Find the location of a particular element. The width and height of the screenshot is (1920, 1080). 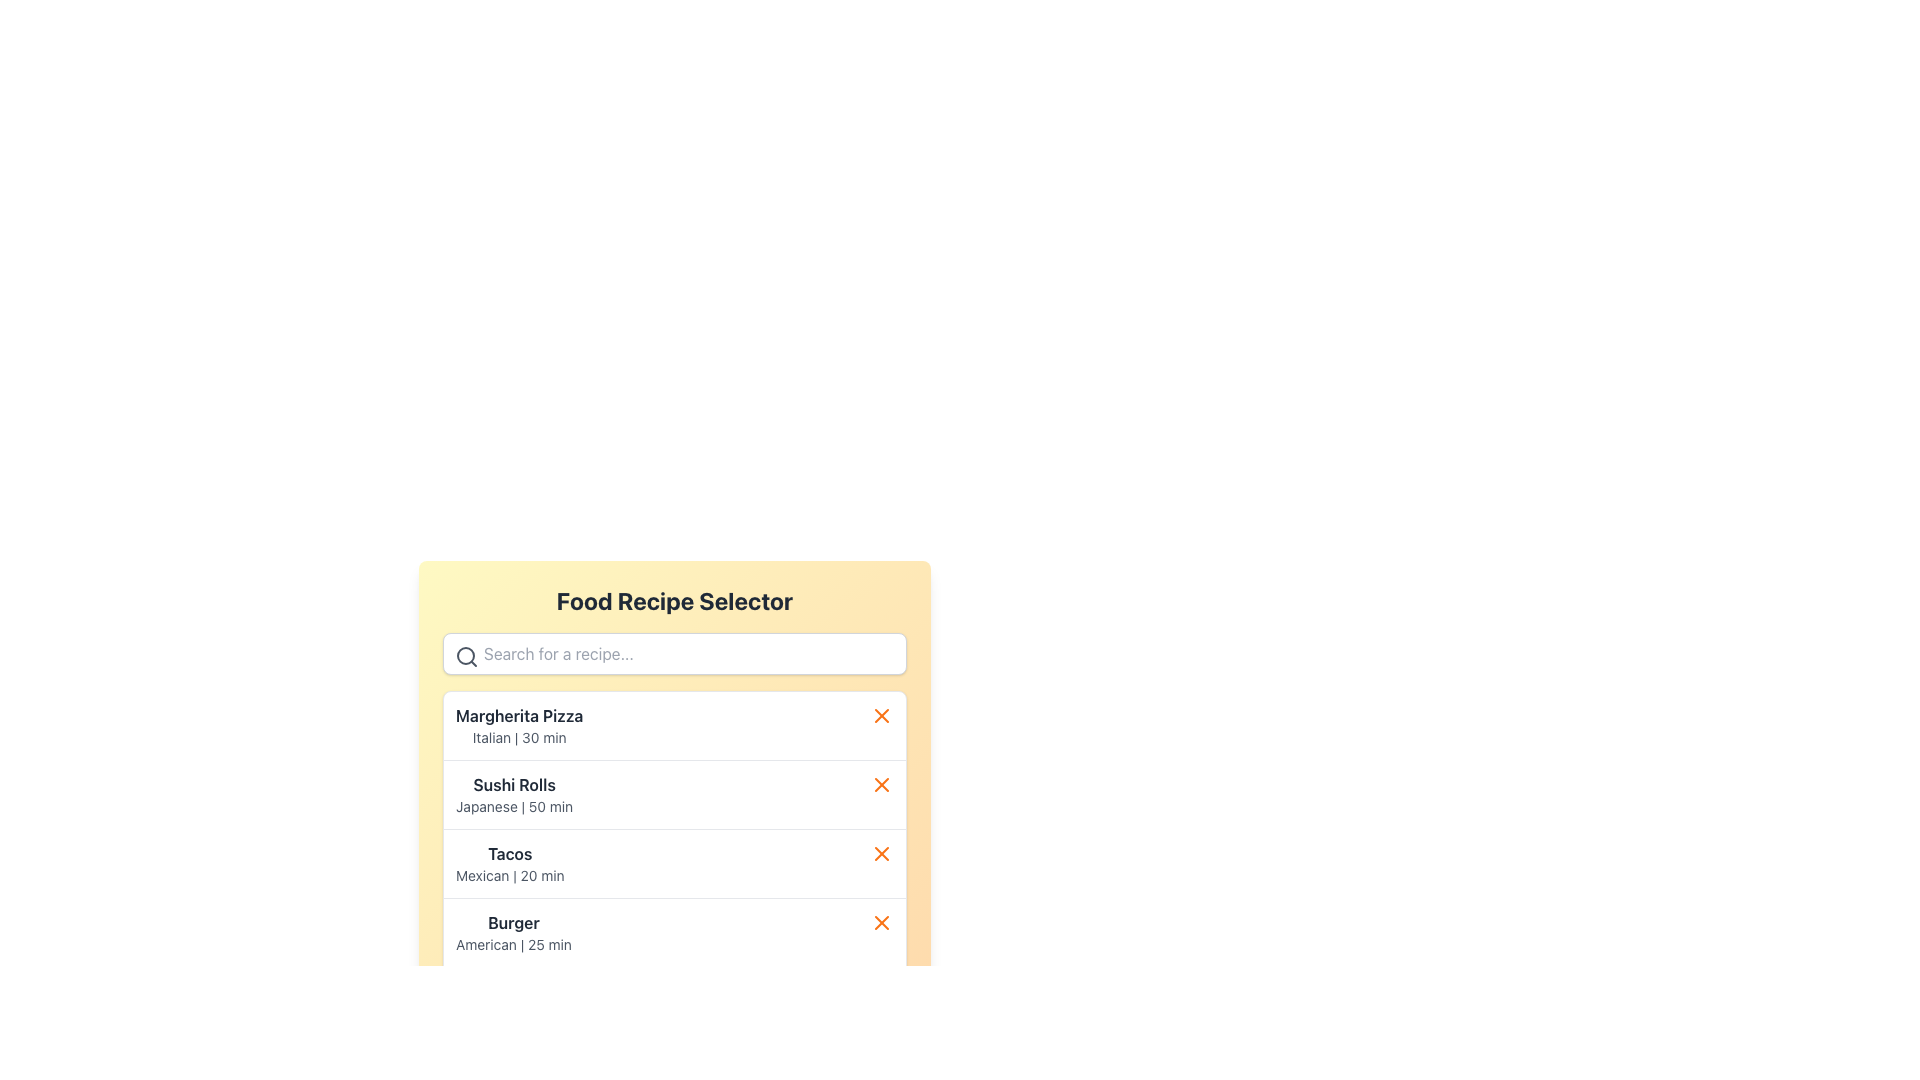

the food item 'Sushi Rolls' is located at coordinates (675, 793).